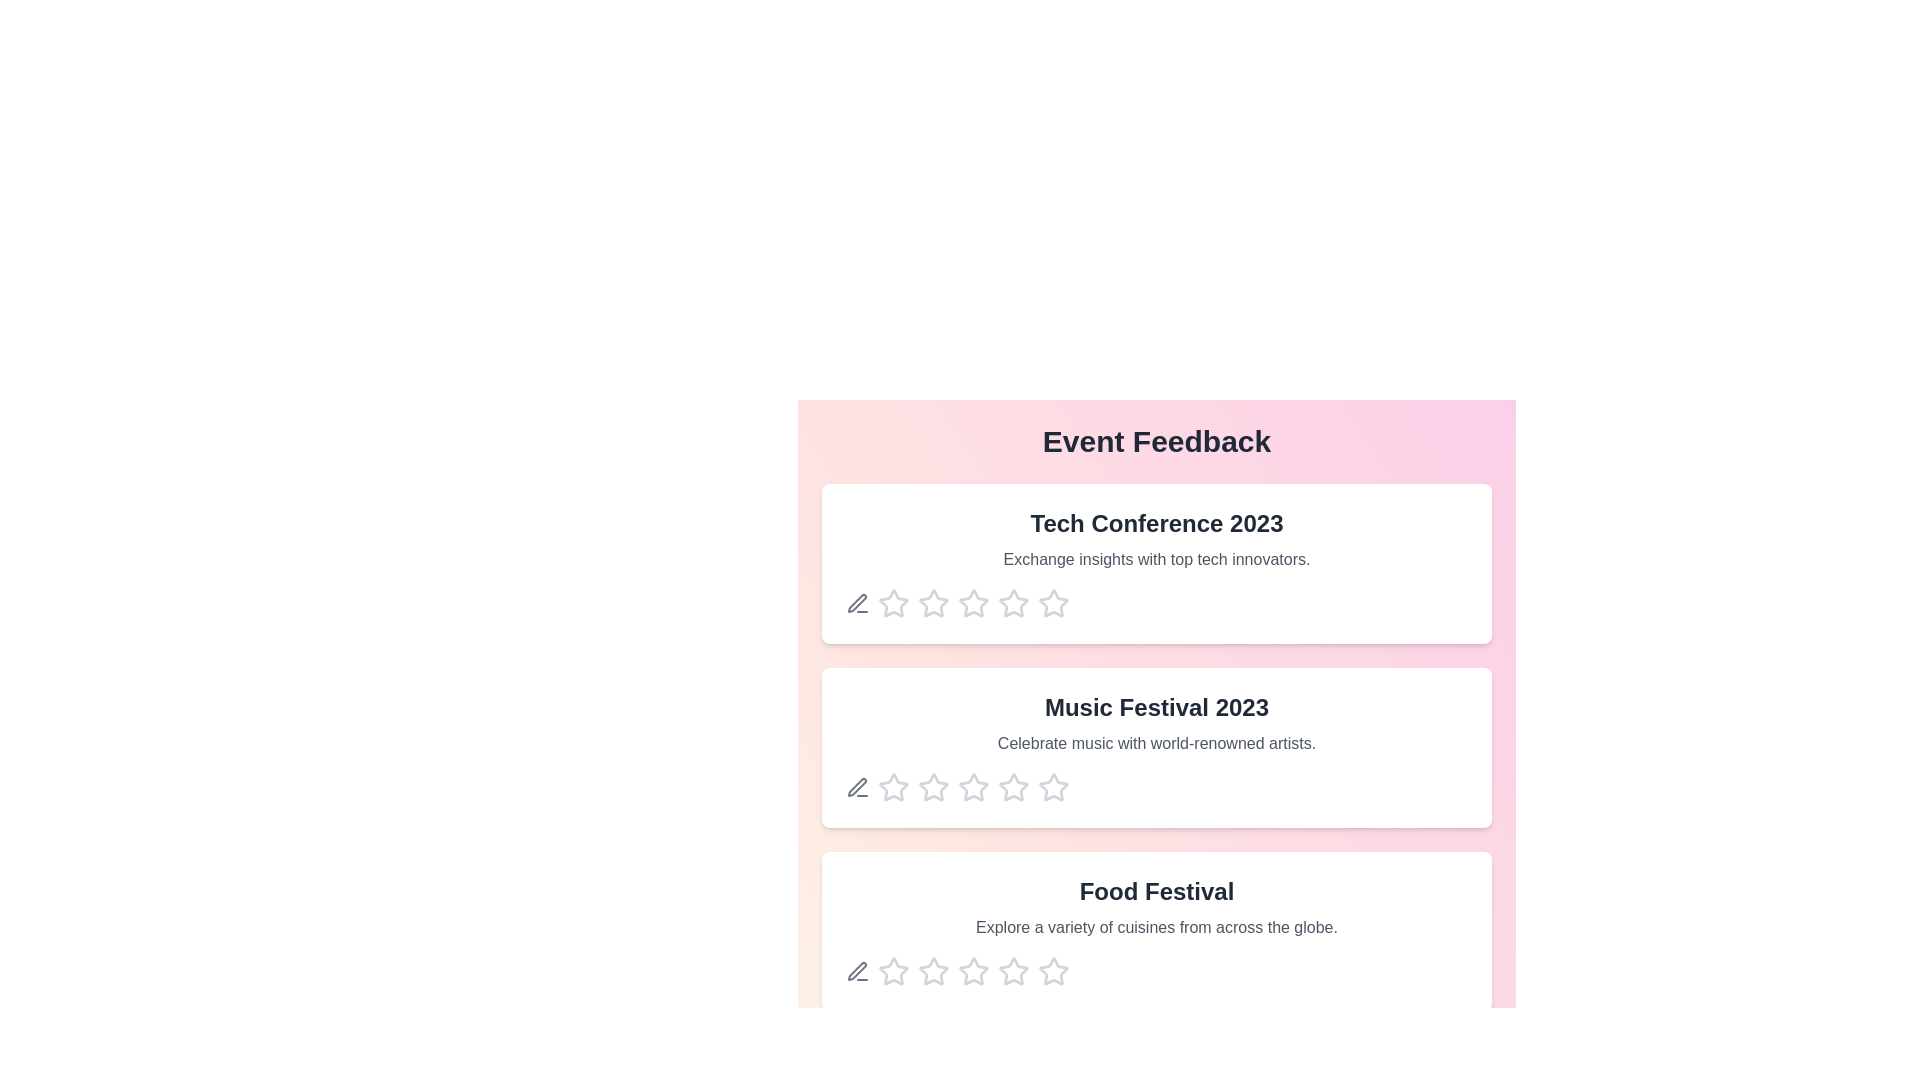 This screenshot has width=1920, height=1080. Describe the element at coordinates (1156, 748) in the screenshot. I see `the event card for Music Festival 2023` at that location.